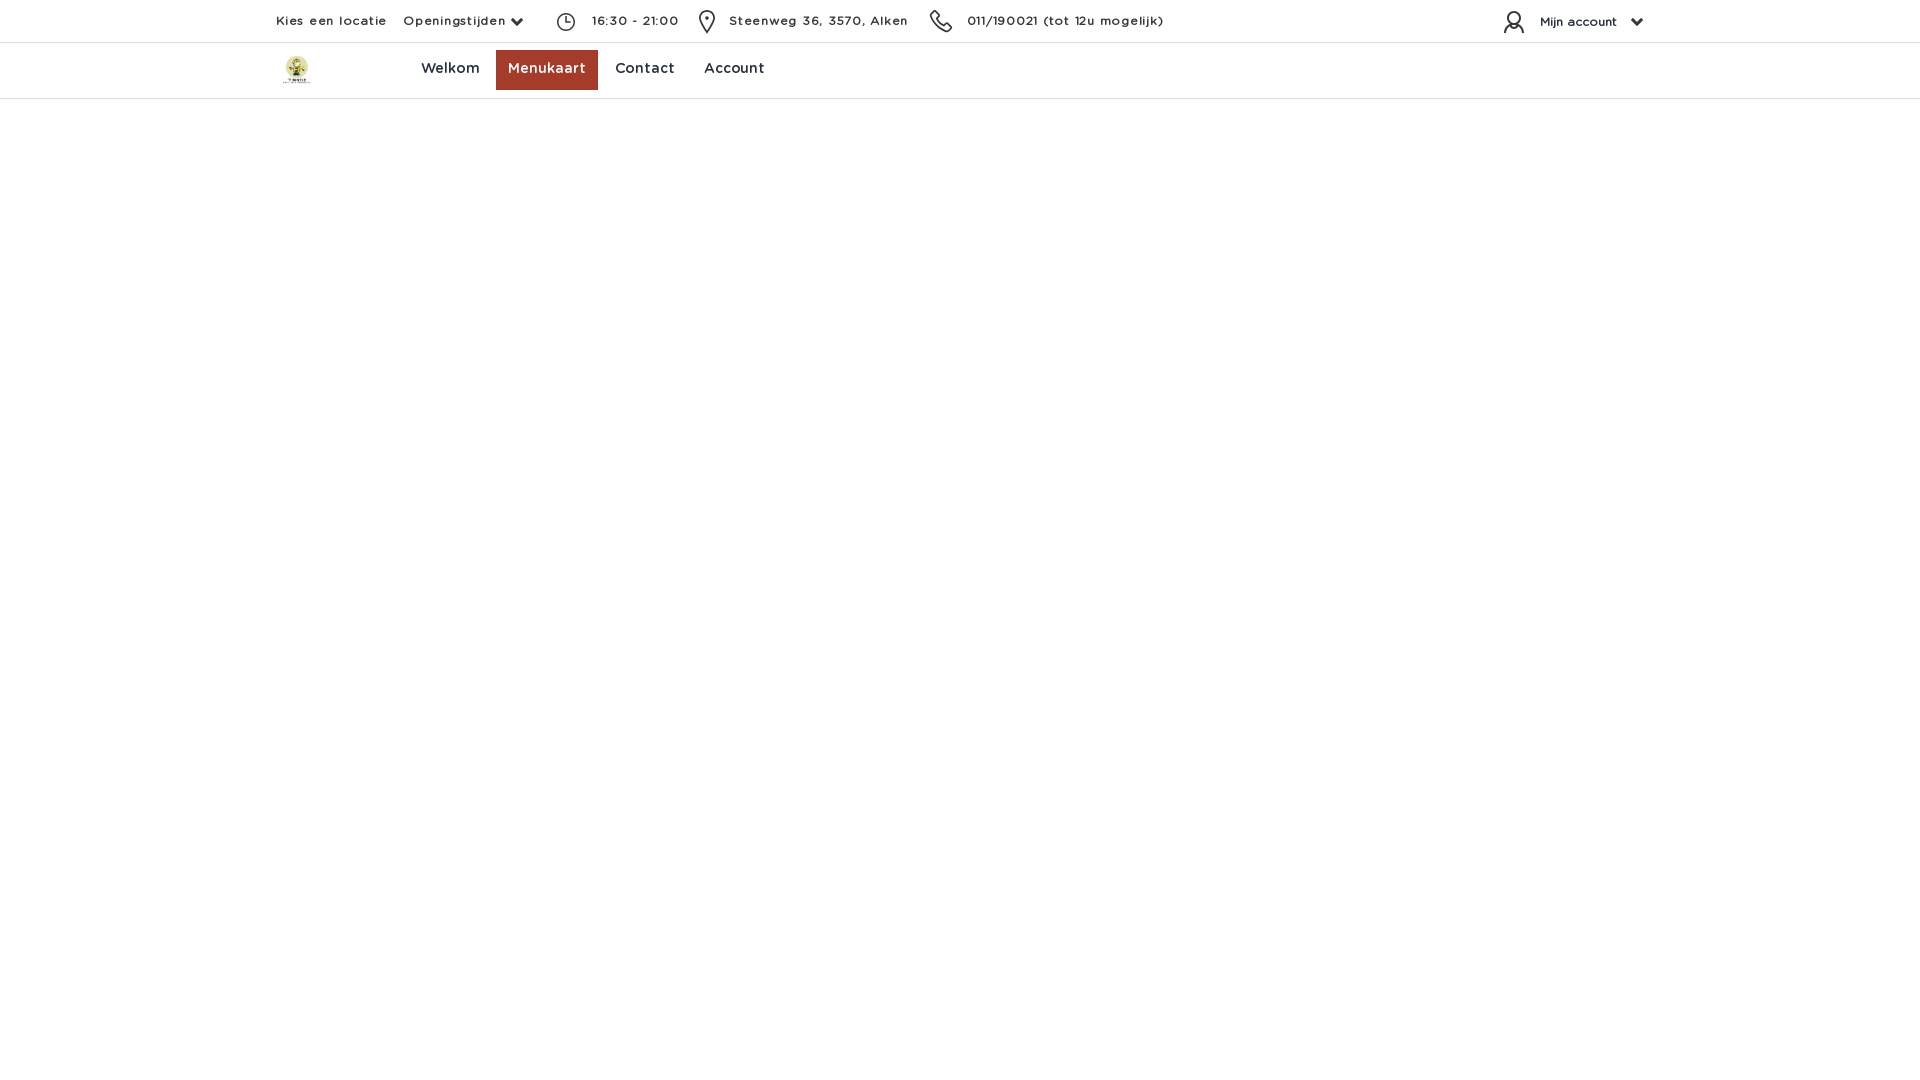 The height and width of the screenshot is (1080, 1920). I want to click on '011/190021 (tot 12u mogelijk)', so click(1063, 20).